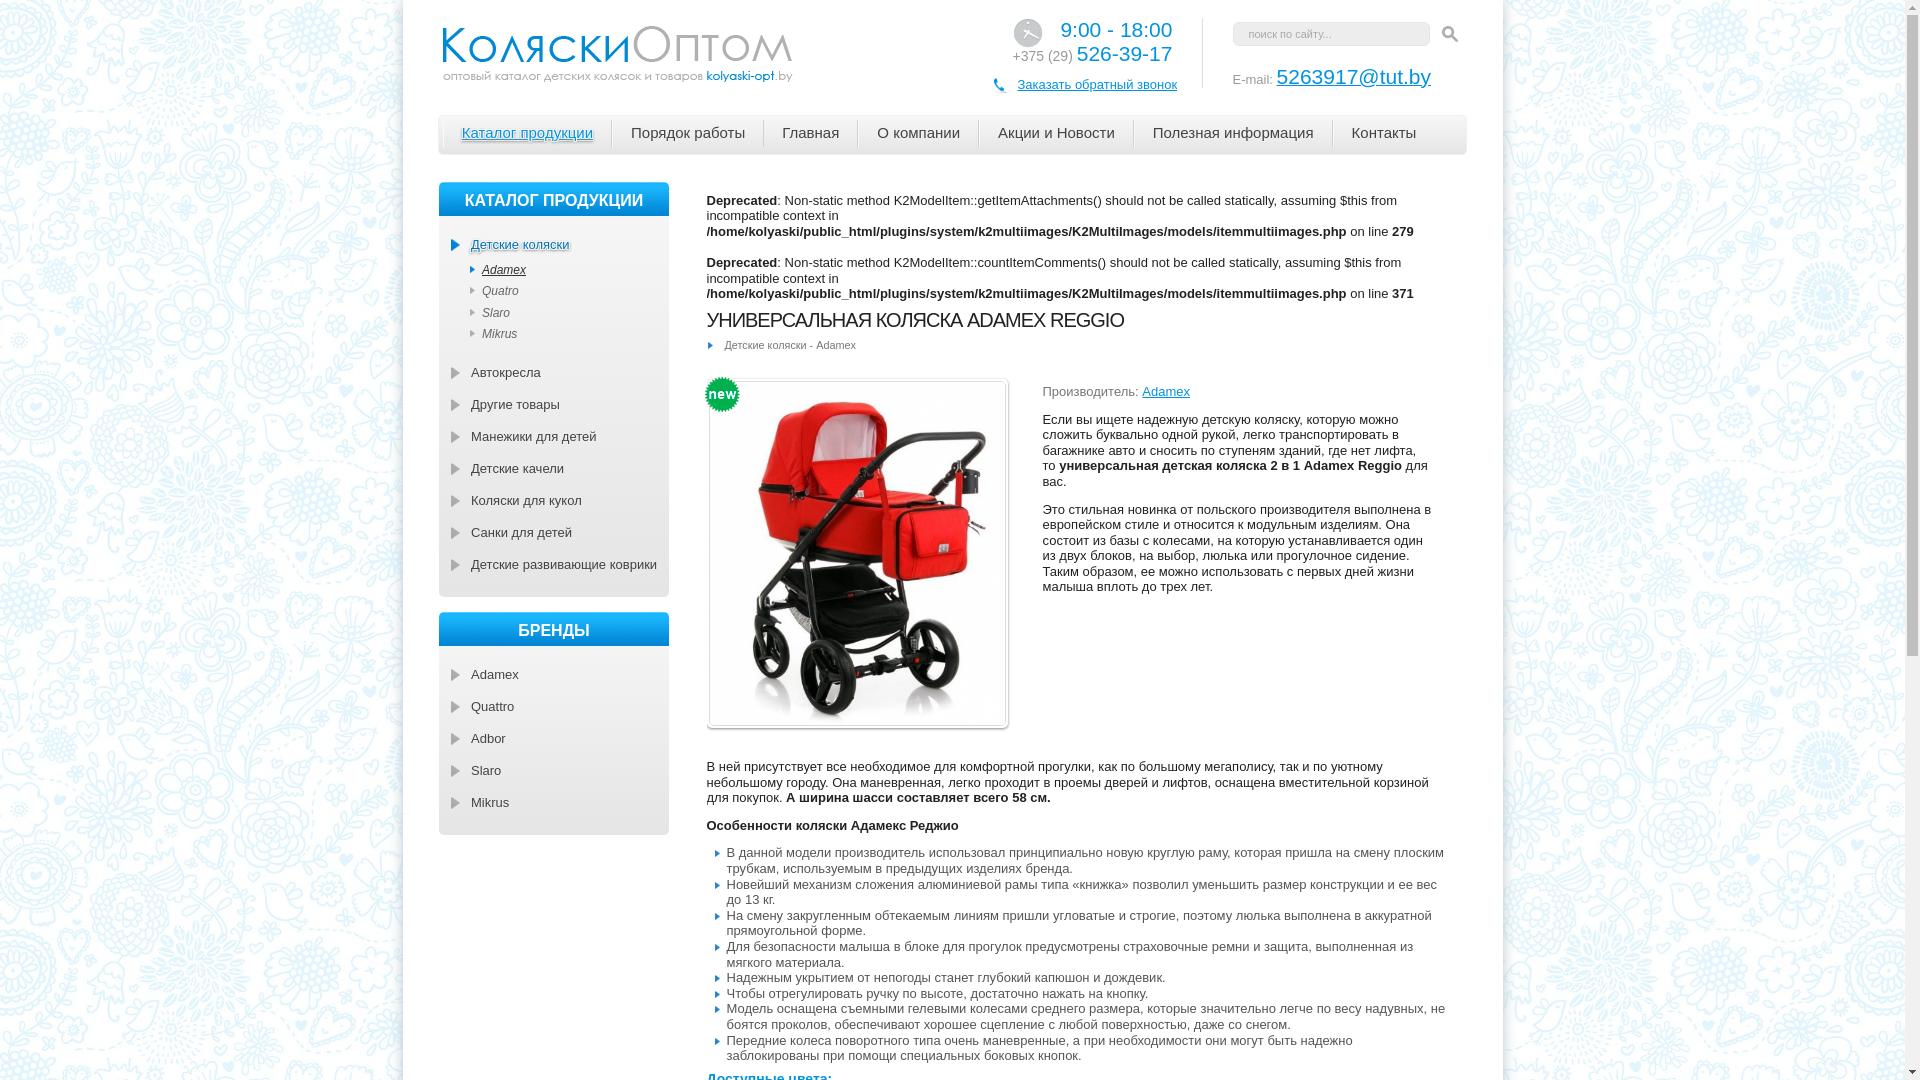 The image size is (1920, 1080). Describe the element at coordinates (1353, 76) in the screenshot. I see `'5263917@tut.by'` at that location.